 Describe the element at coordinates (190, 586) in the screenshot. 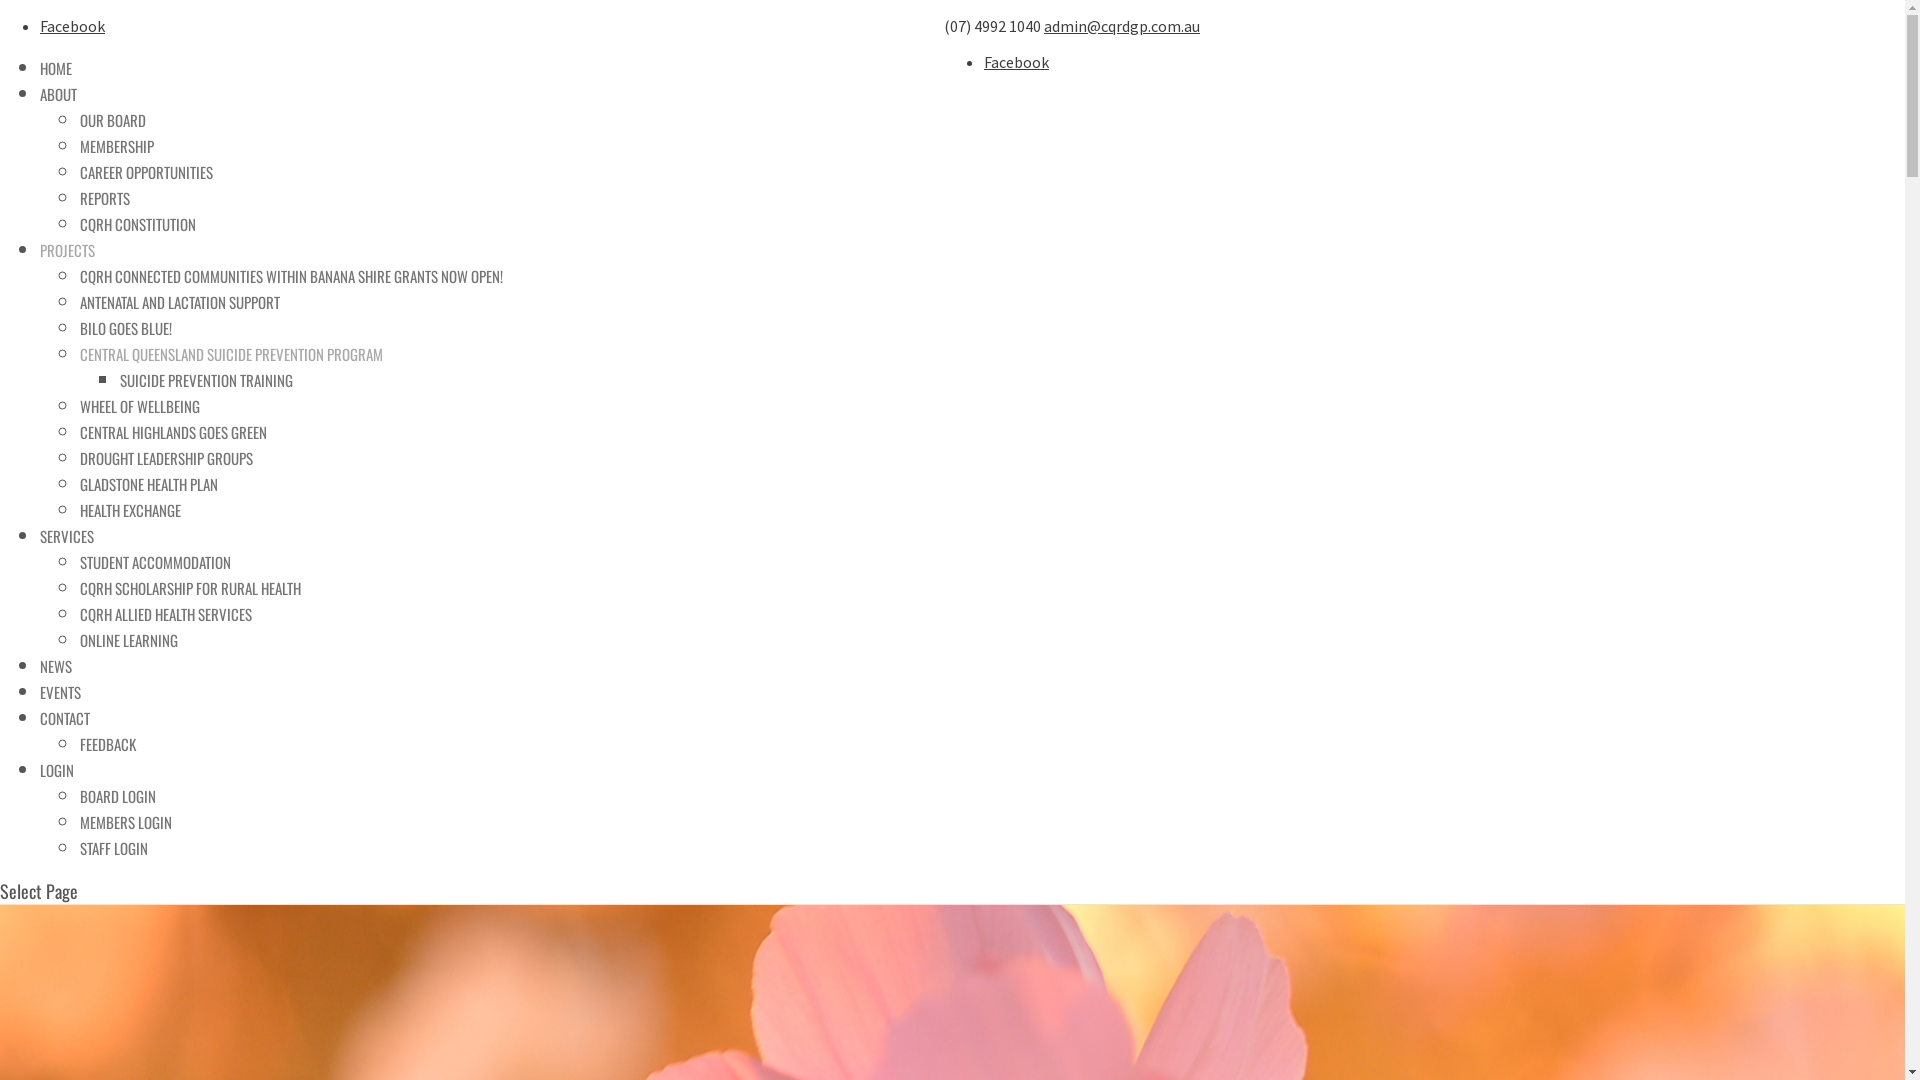

I see `'CQRH SCHOLARSHIP FOR RURAL HEALTH'` at that location.